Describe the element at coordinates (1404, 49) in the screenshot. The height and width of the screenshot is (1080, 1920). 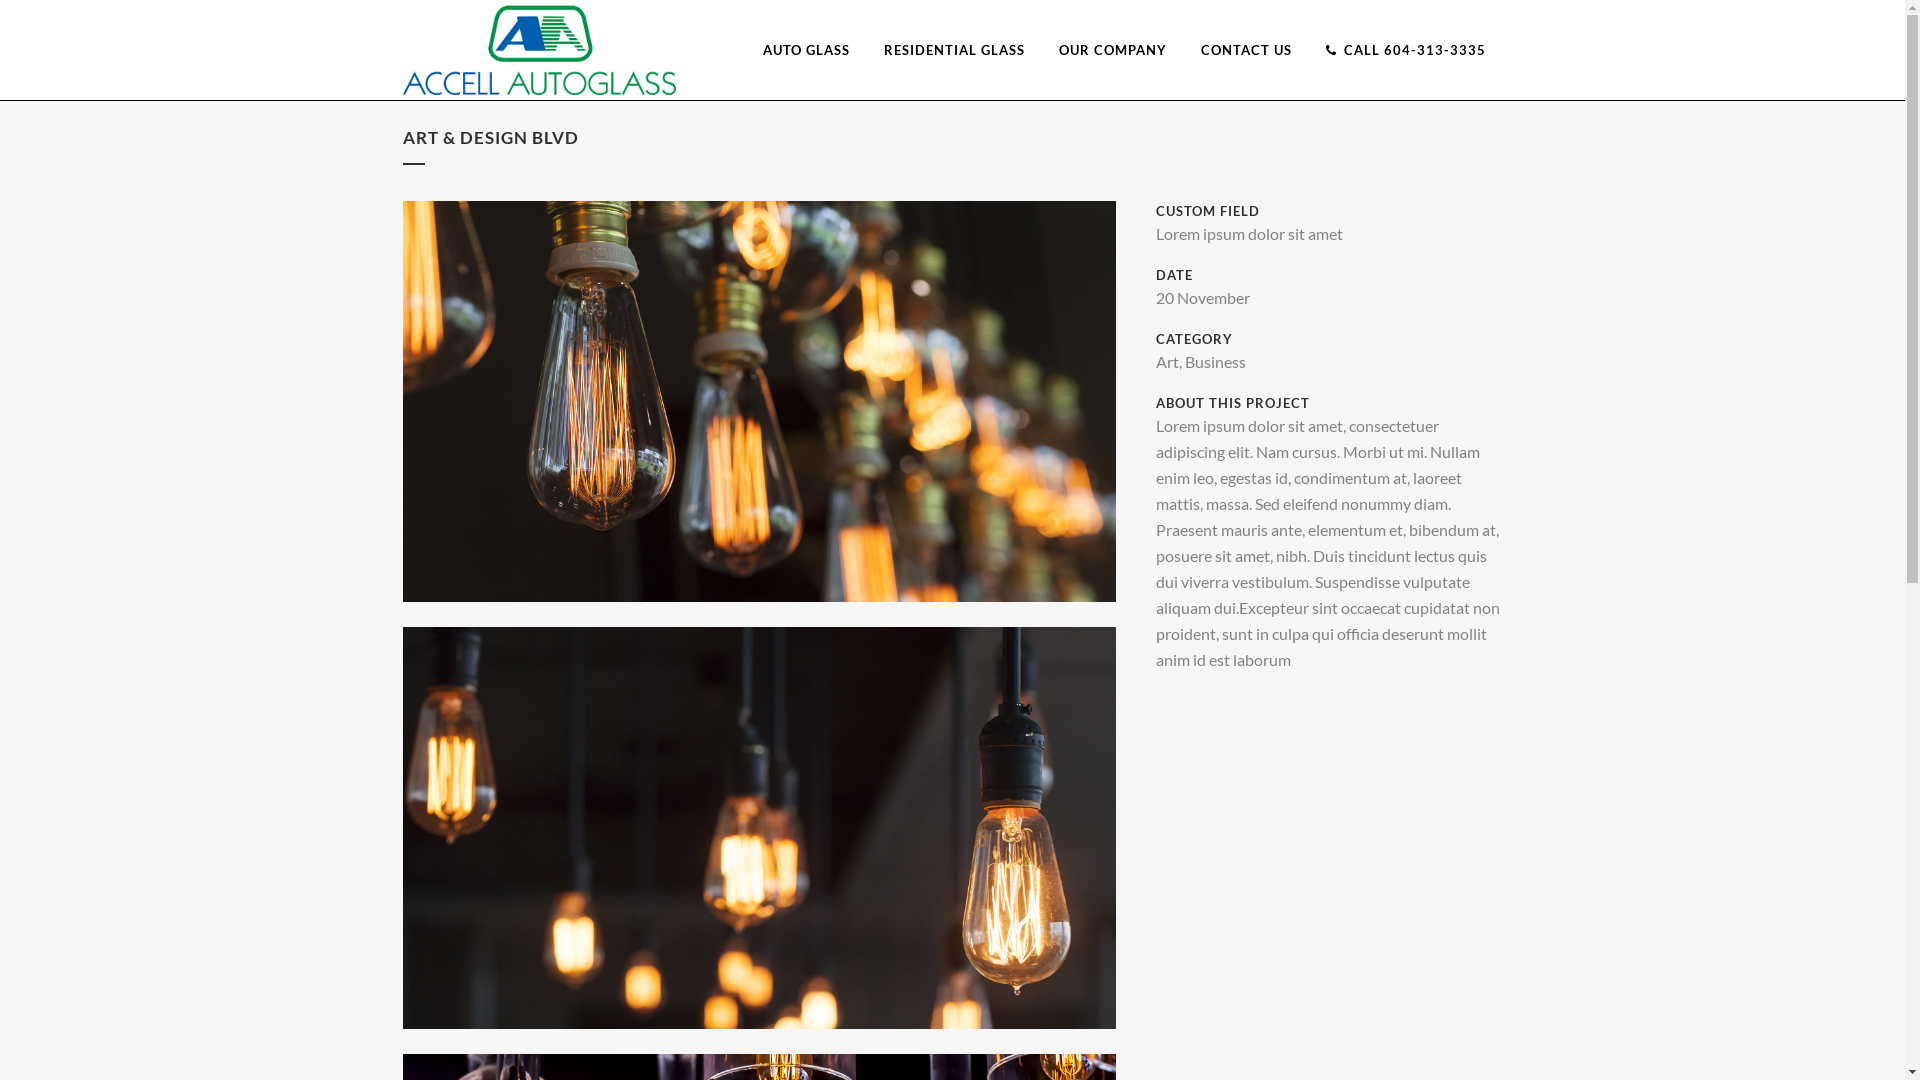
I see `'CALL 604-313-3335'` at that location.